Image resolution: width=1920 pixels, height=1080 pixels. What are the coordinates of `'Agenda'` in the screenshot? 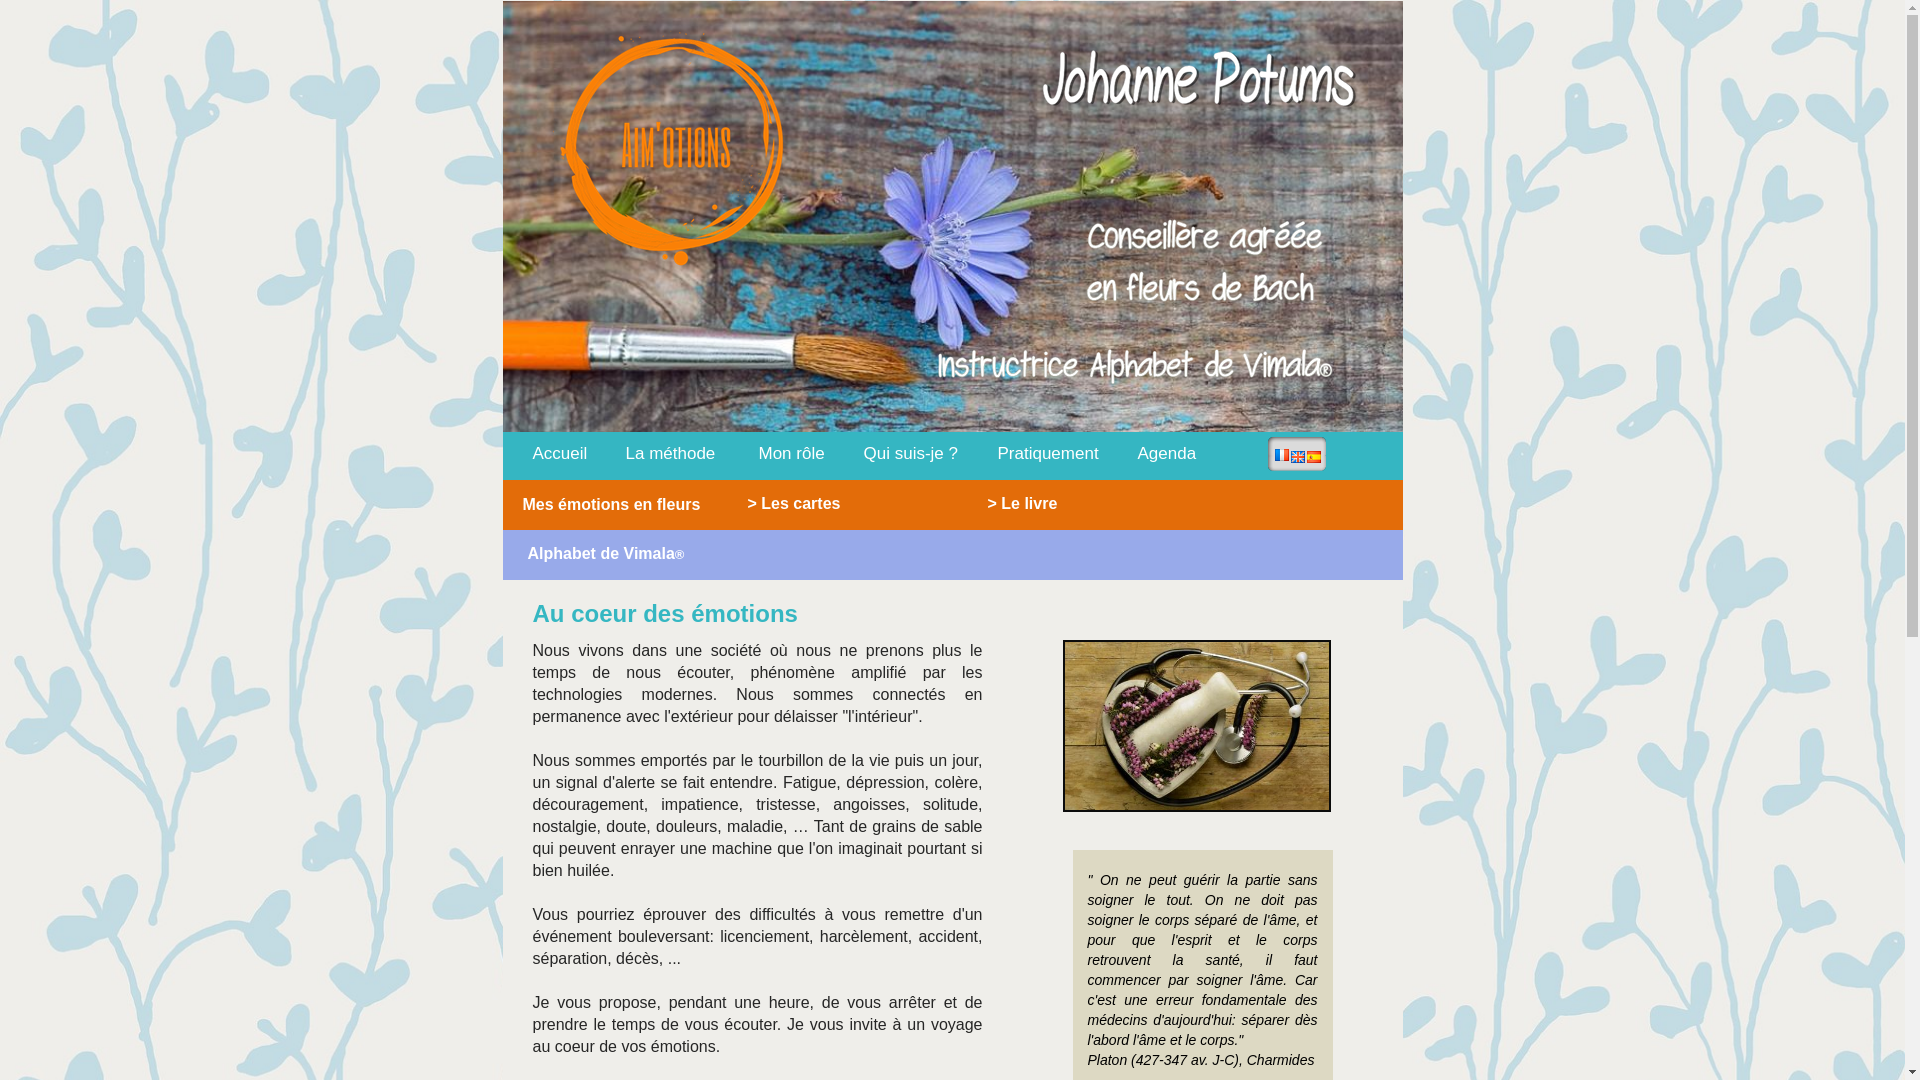 It's located at (1122, 452).